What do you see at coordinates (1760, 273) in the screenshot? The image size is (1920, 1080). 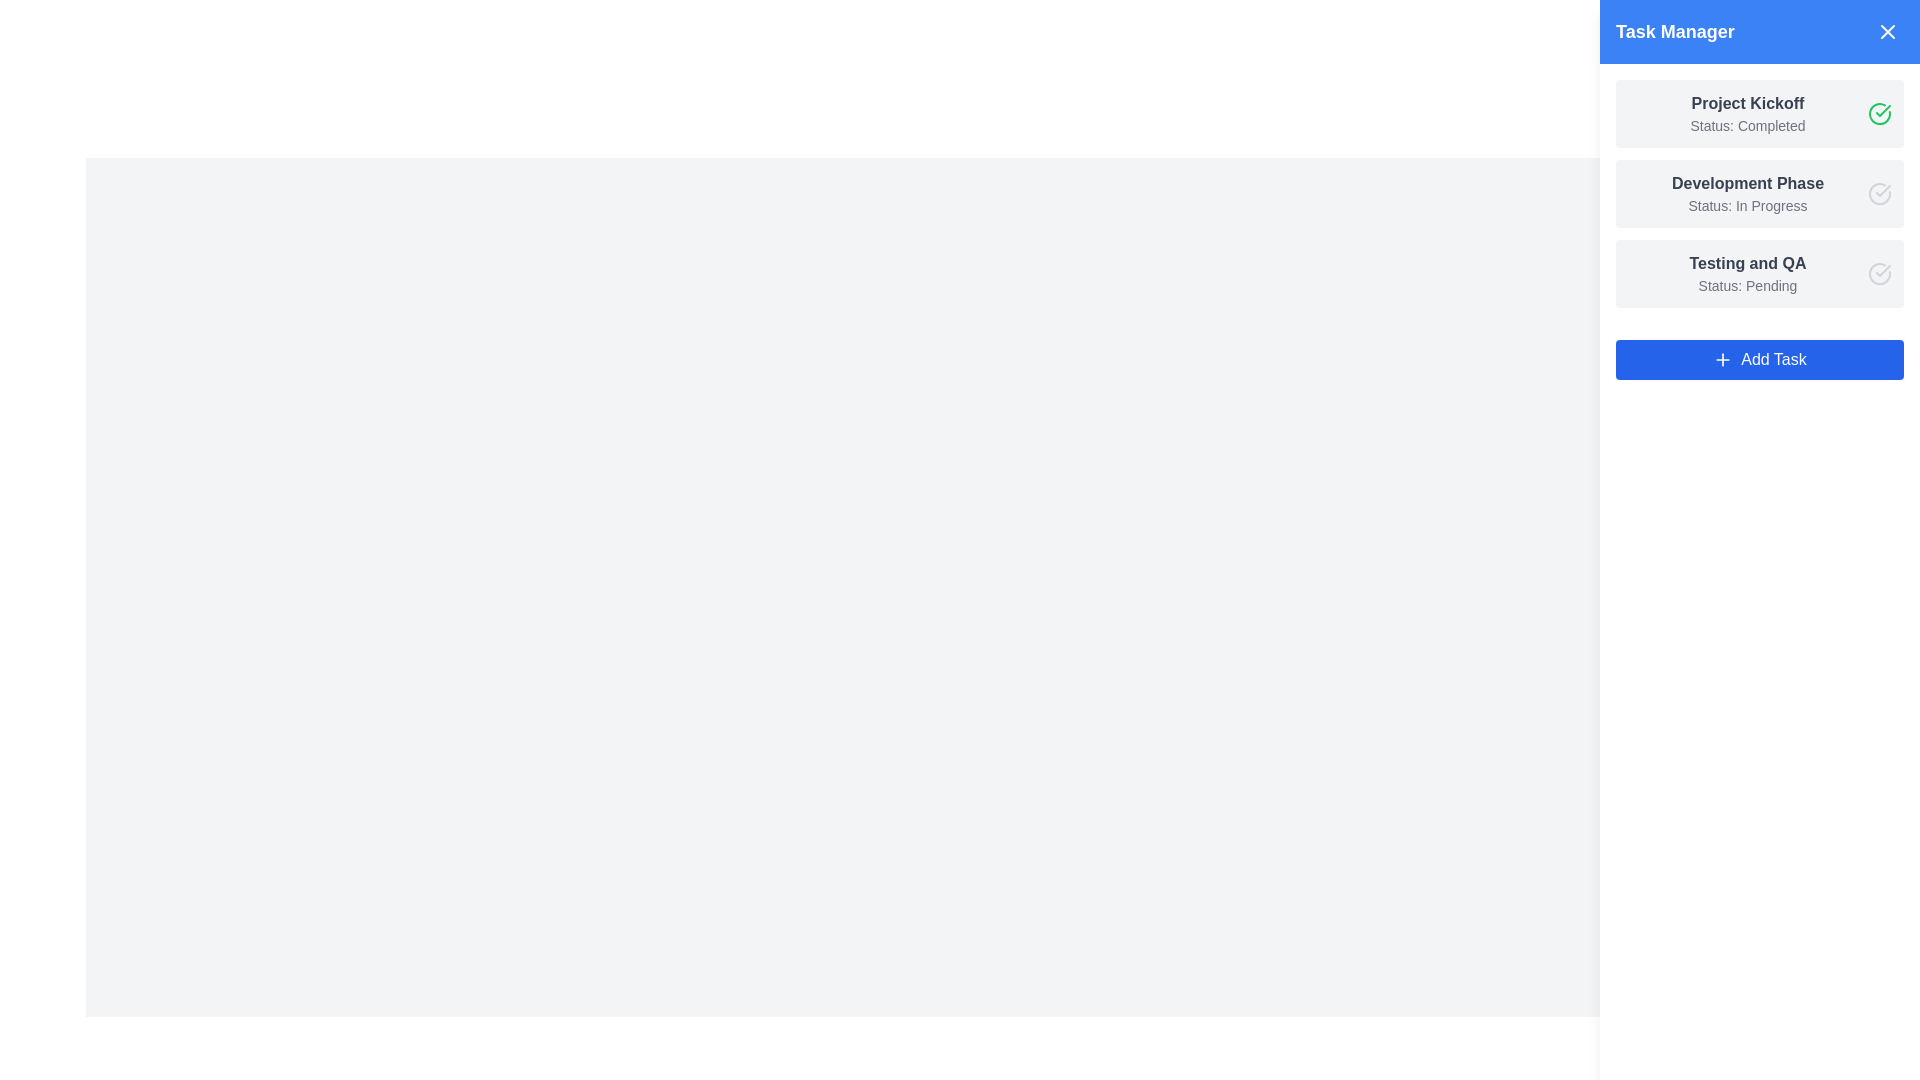 I see `the 'Testing and QA' task item in the task management panel` at bounding box center [1760, 273].